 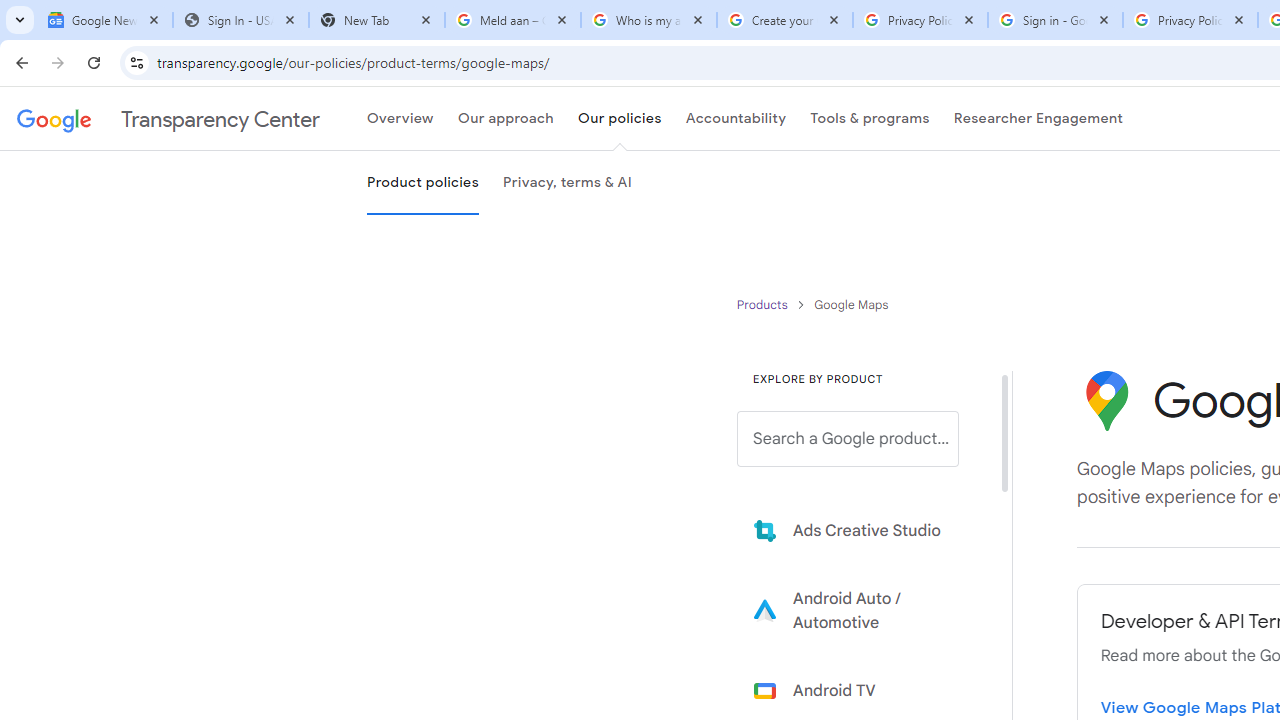 I want to click on 'Create your Google Account', so click(x=783, y=20).